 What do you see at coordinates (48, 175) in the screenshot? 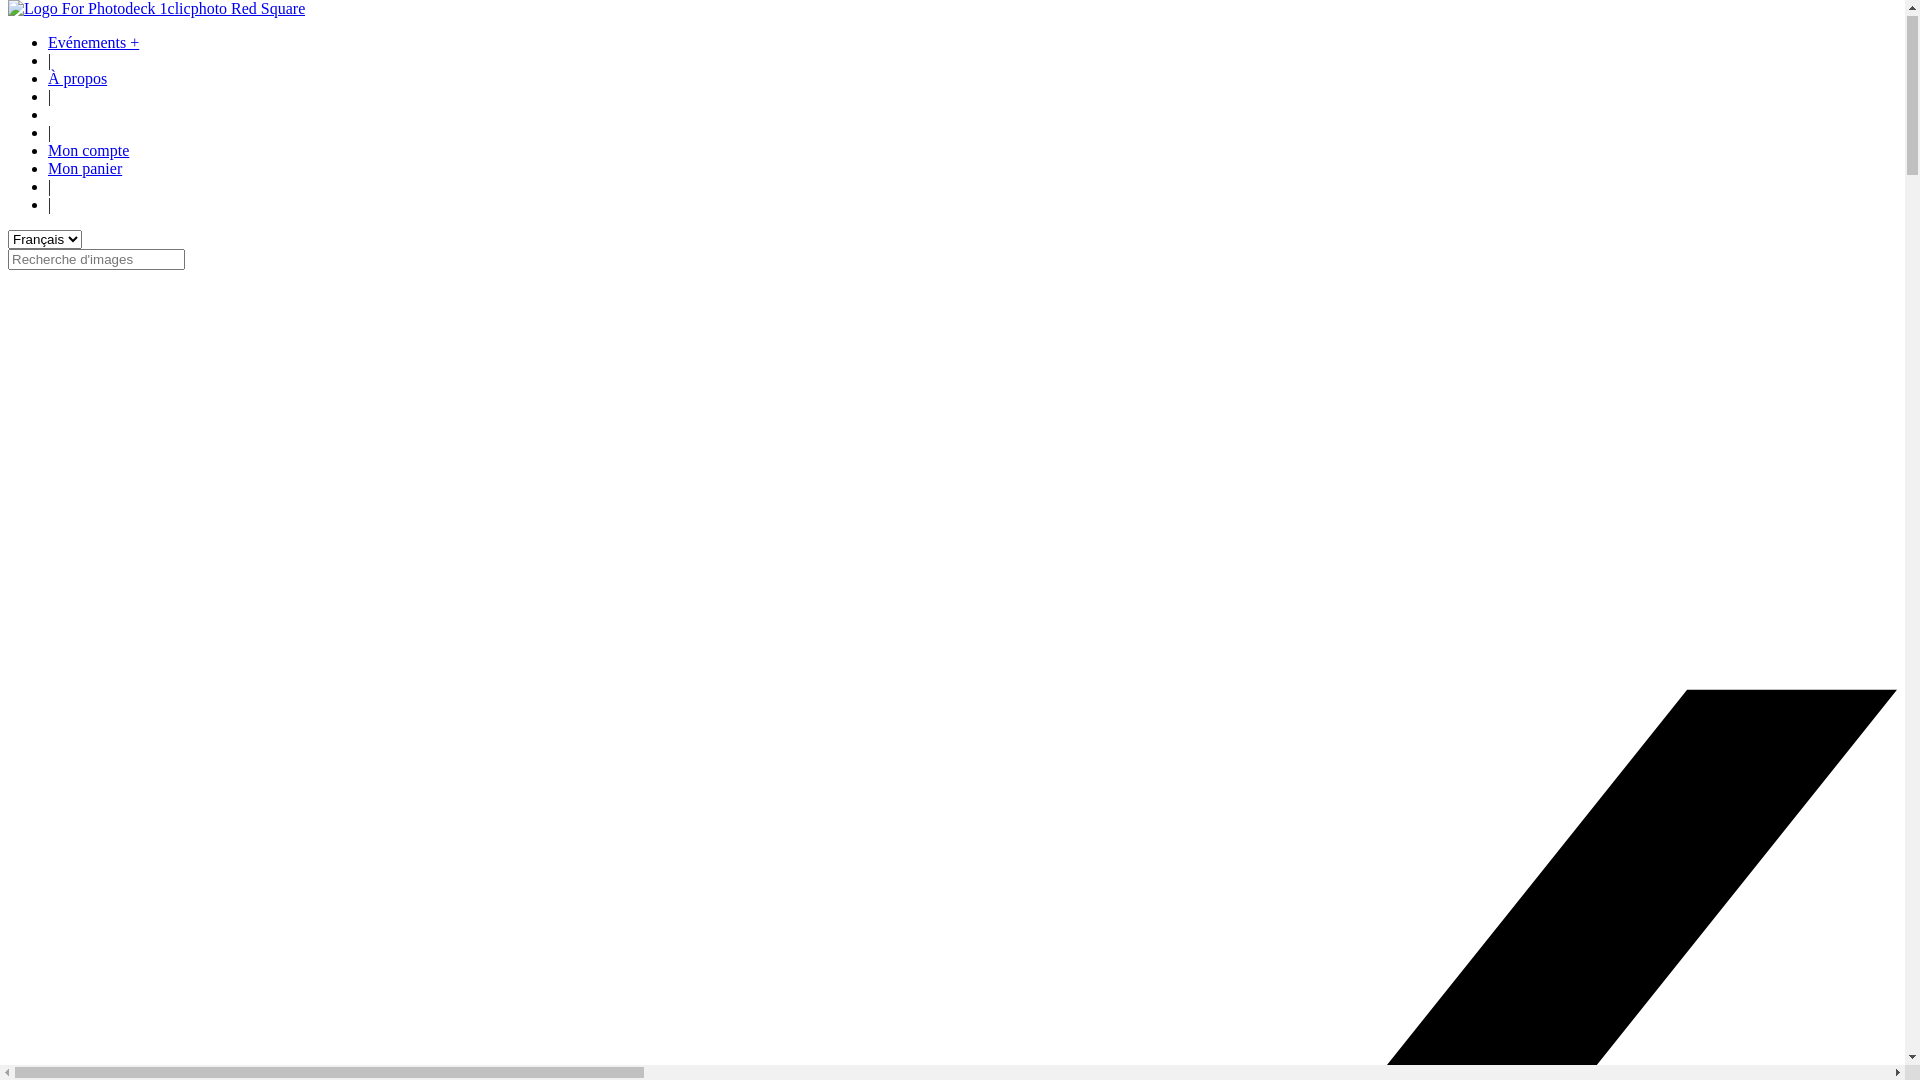
I see `'Mon panier'` at bounding box center [48, 175].